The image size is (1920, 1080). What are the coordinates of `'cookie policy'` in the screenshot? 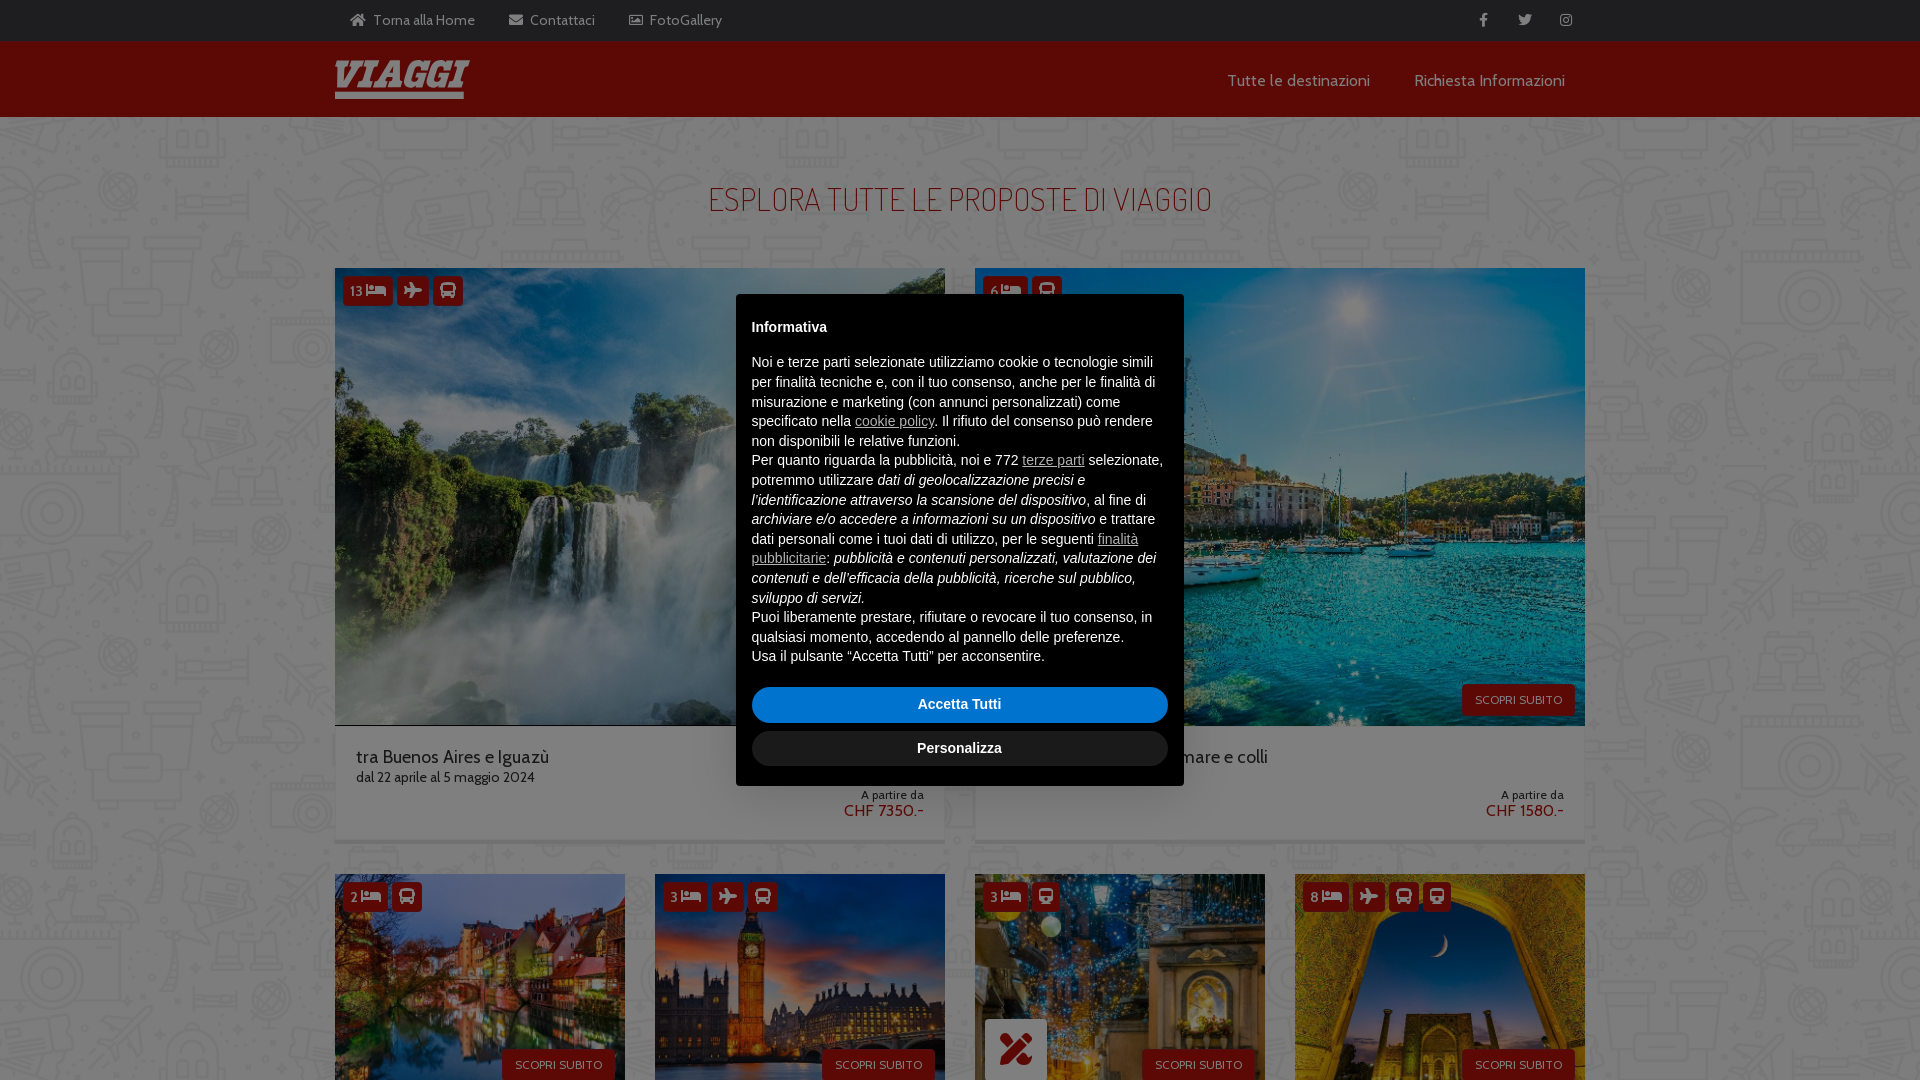 It's located at (894, 419).